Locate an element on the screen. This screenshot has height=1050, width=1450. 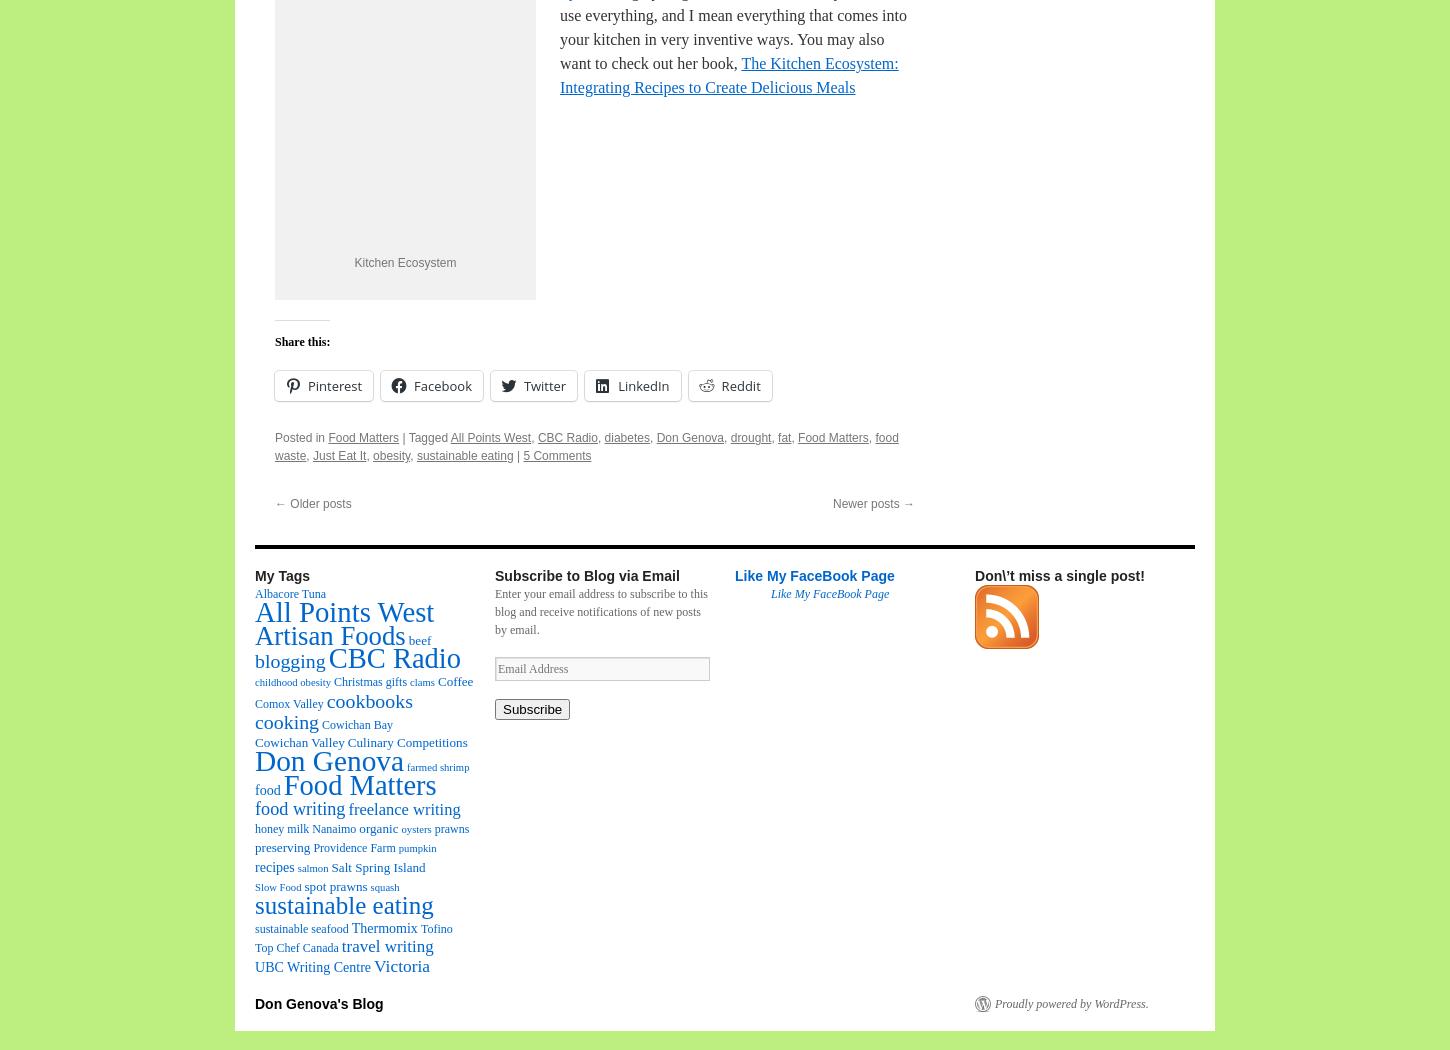
'pumpkin' is located at coordinates (416, 848).